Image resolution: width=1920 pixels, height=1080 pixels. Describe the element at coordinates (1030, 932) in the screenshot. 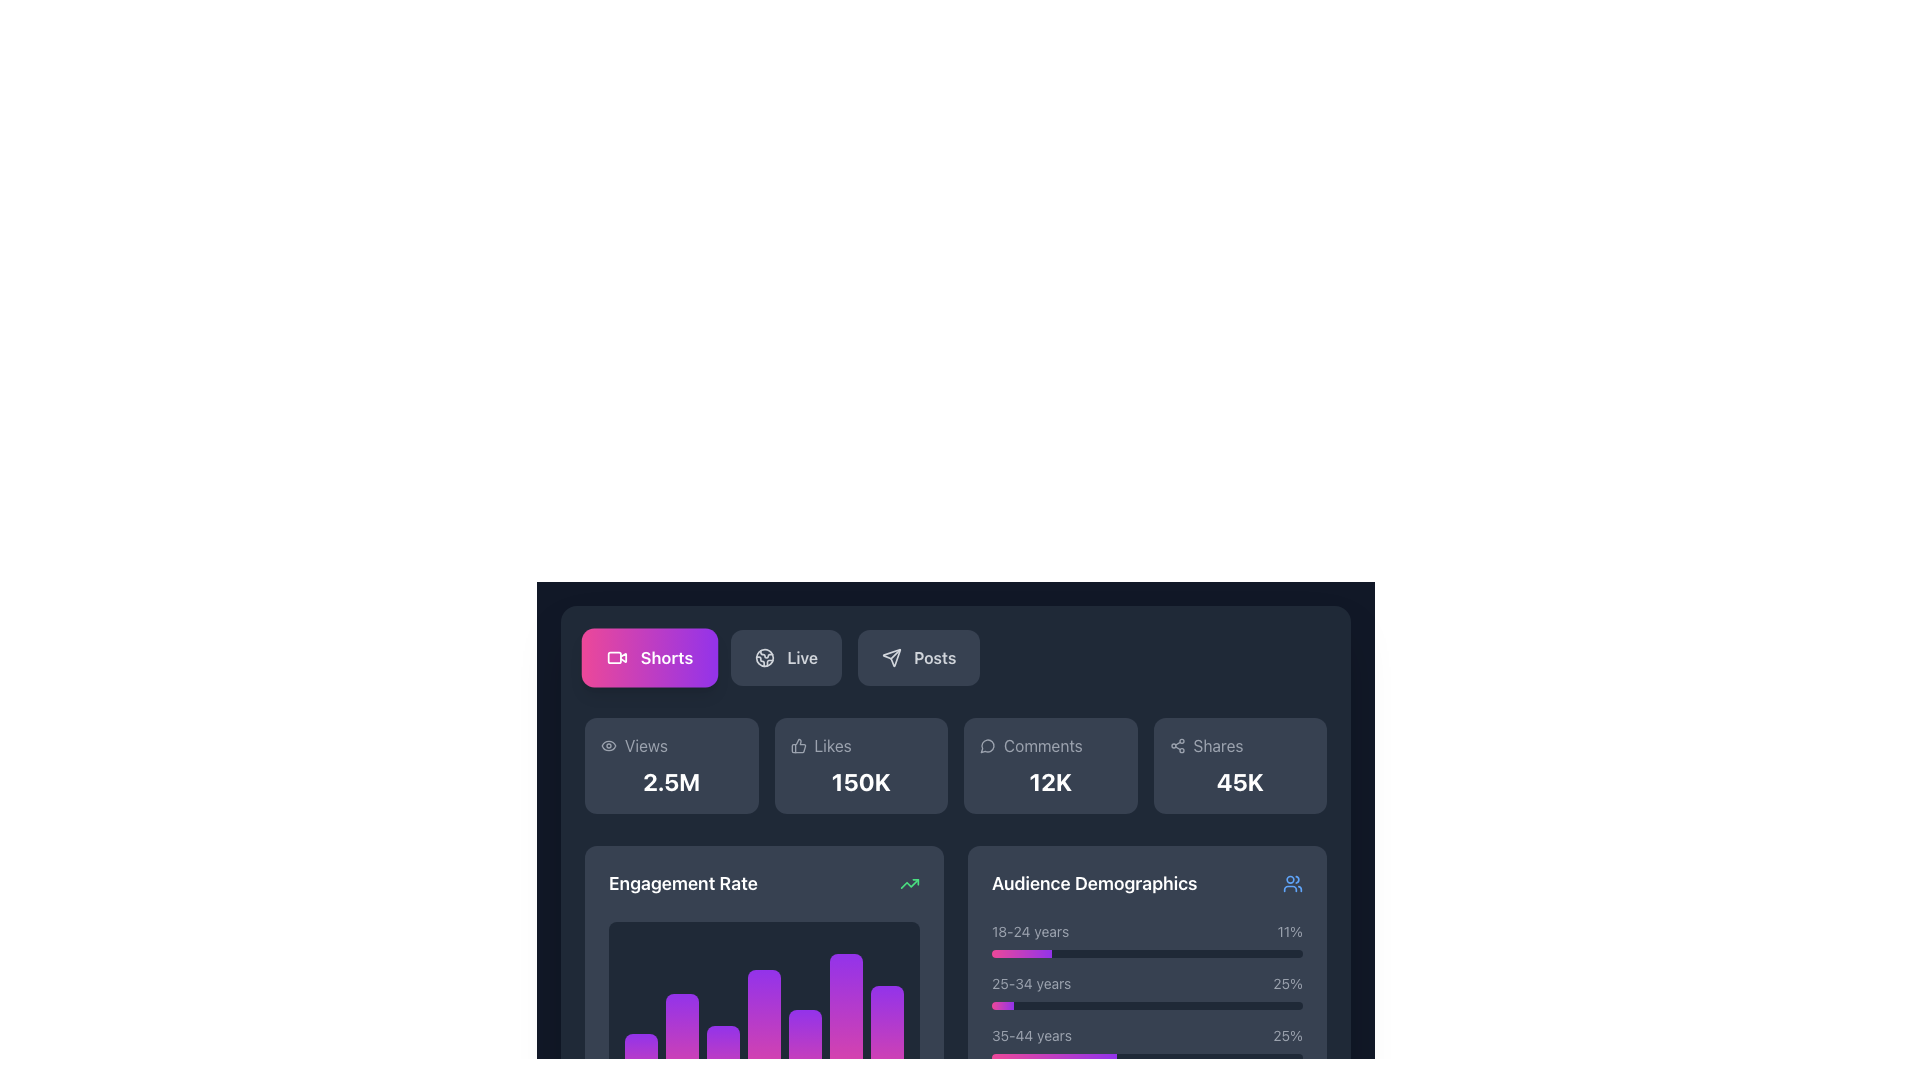

I see `text label that displays '18-24 years' within the demographic chart labeled 'Audience Demographics' in the right section of the application interface` at that location.